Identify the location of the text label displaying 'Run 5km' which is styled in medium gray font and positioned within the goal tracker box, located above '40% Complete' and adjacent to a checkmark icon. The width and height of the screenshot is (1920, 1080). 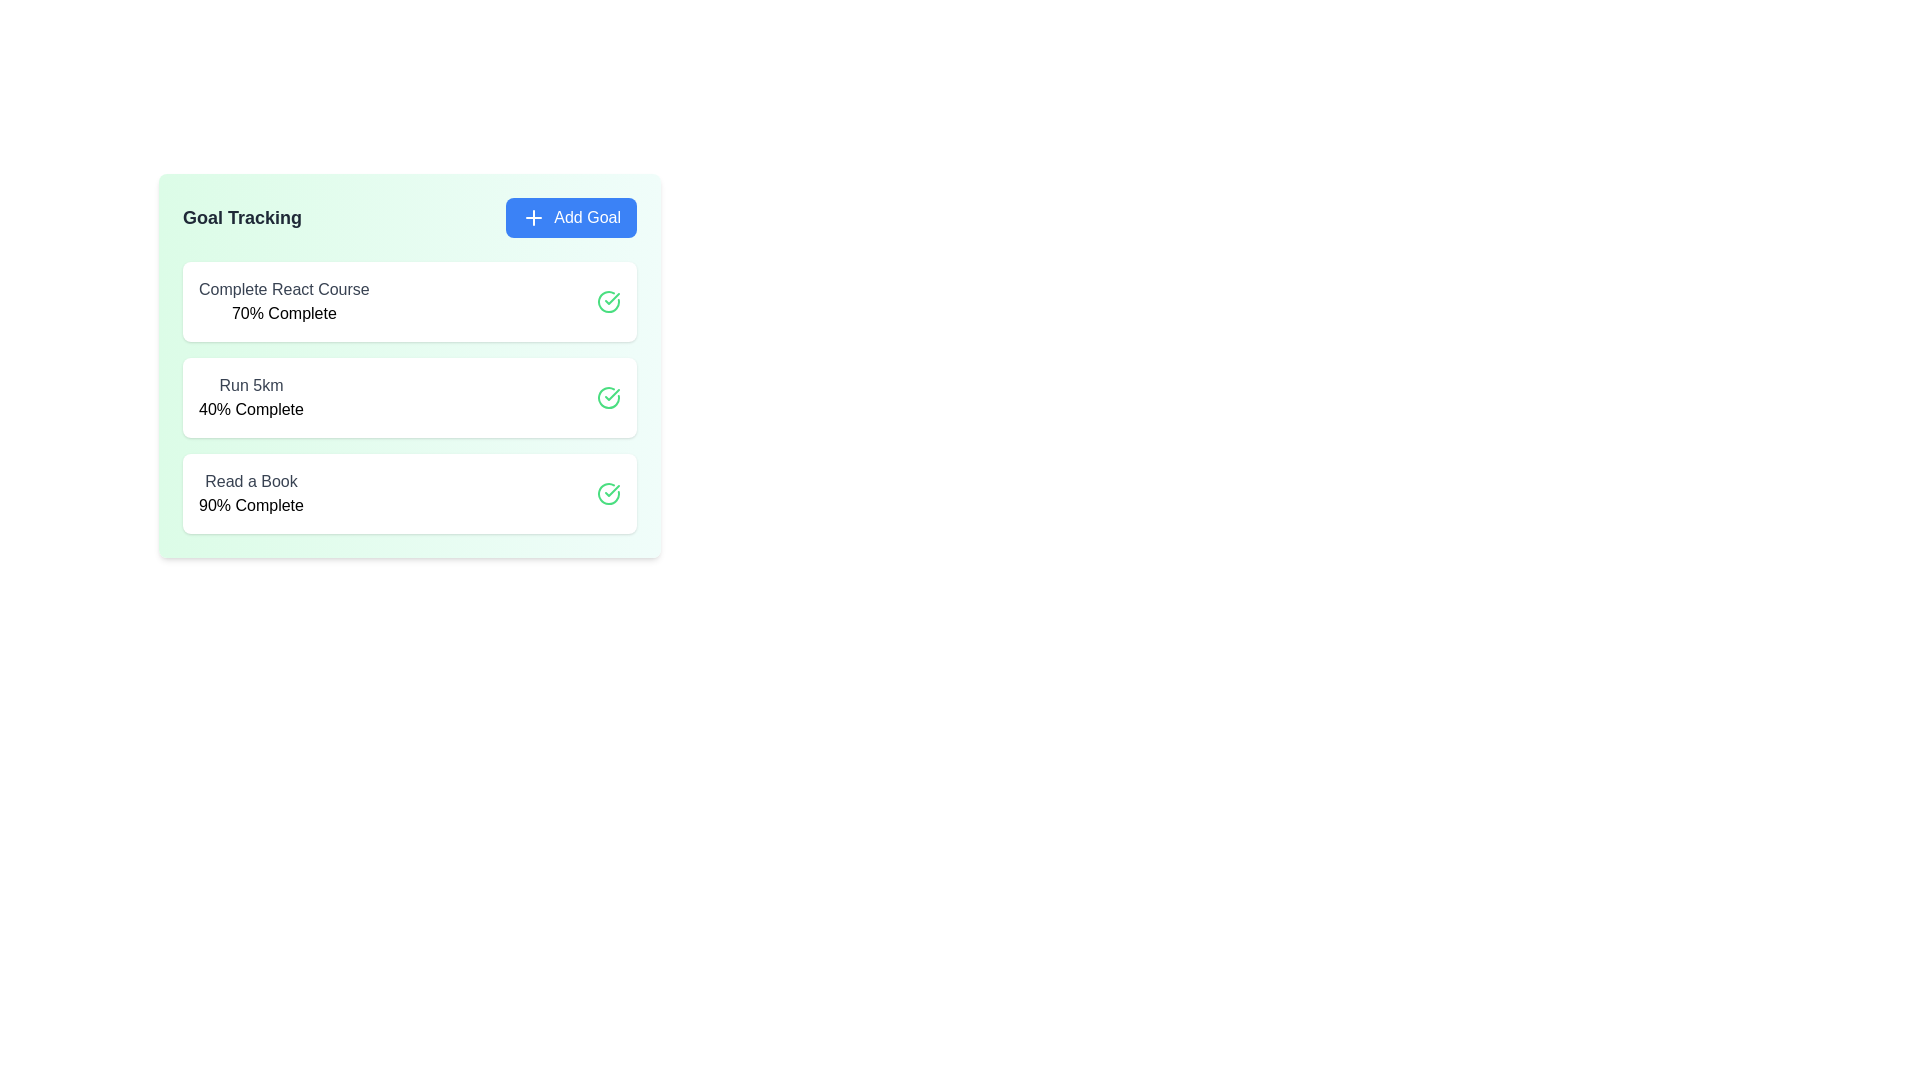
(250, 385).